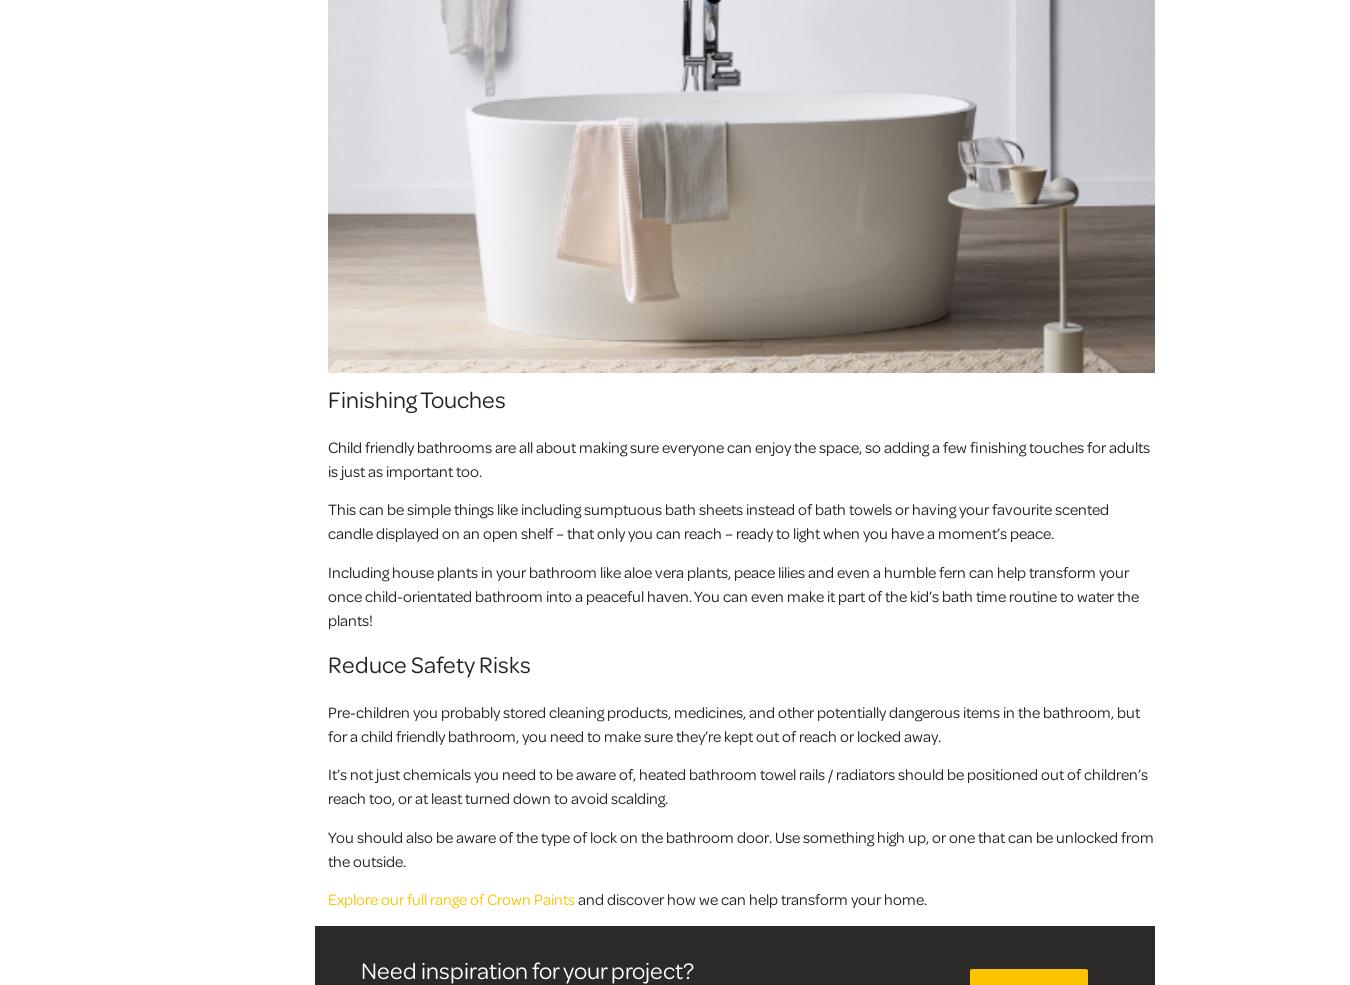 This screenshot has width=1350, height=985. What do you see at coordinates (417, 397) in the screenshot?
I see `'Finishing Touches'` at bounding box center [417, 397].